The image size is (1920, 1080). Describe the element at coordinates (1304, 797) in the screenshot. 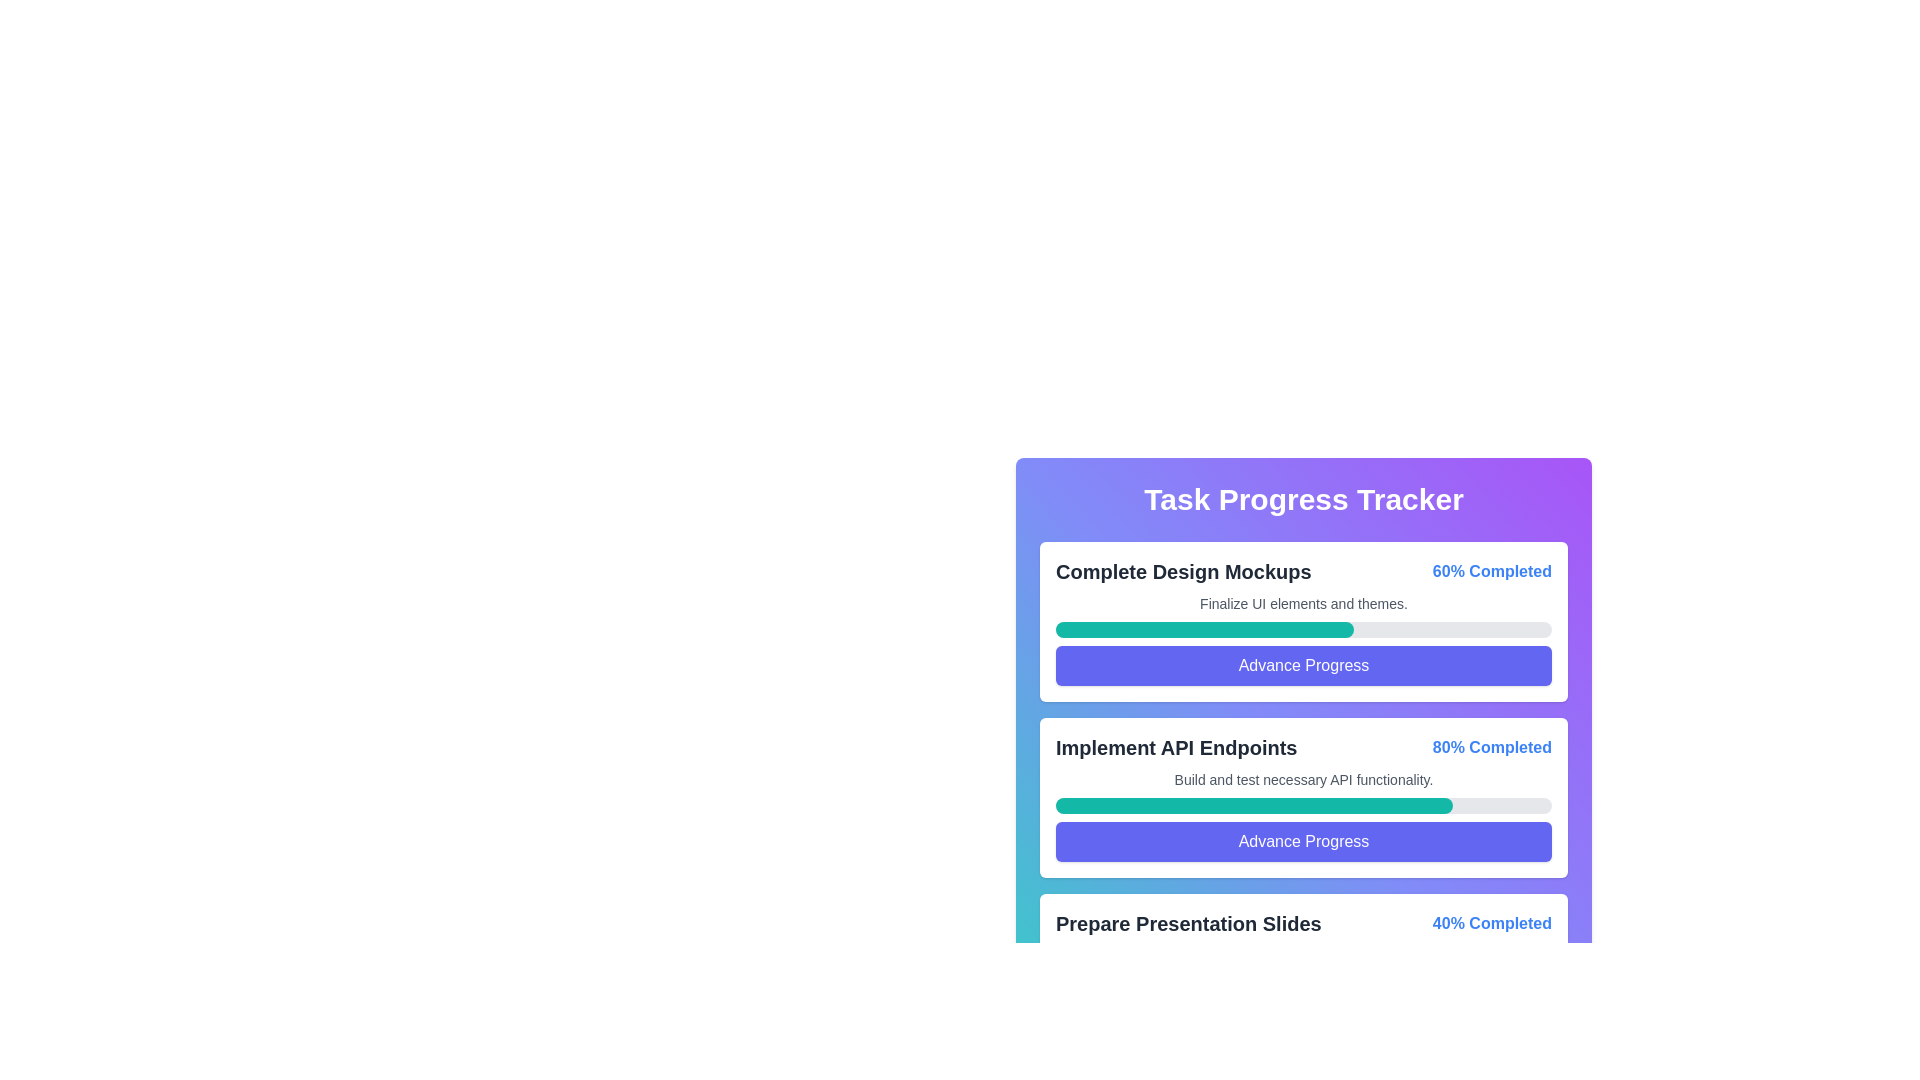

I see `the text elements of the task progress report titled 'Implement API Endpoints'` at that location.